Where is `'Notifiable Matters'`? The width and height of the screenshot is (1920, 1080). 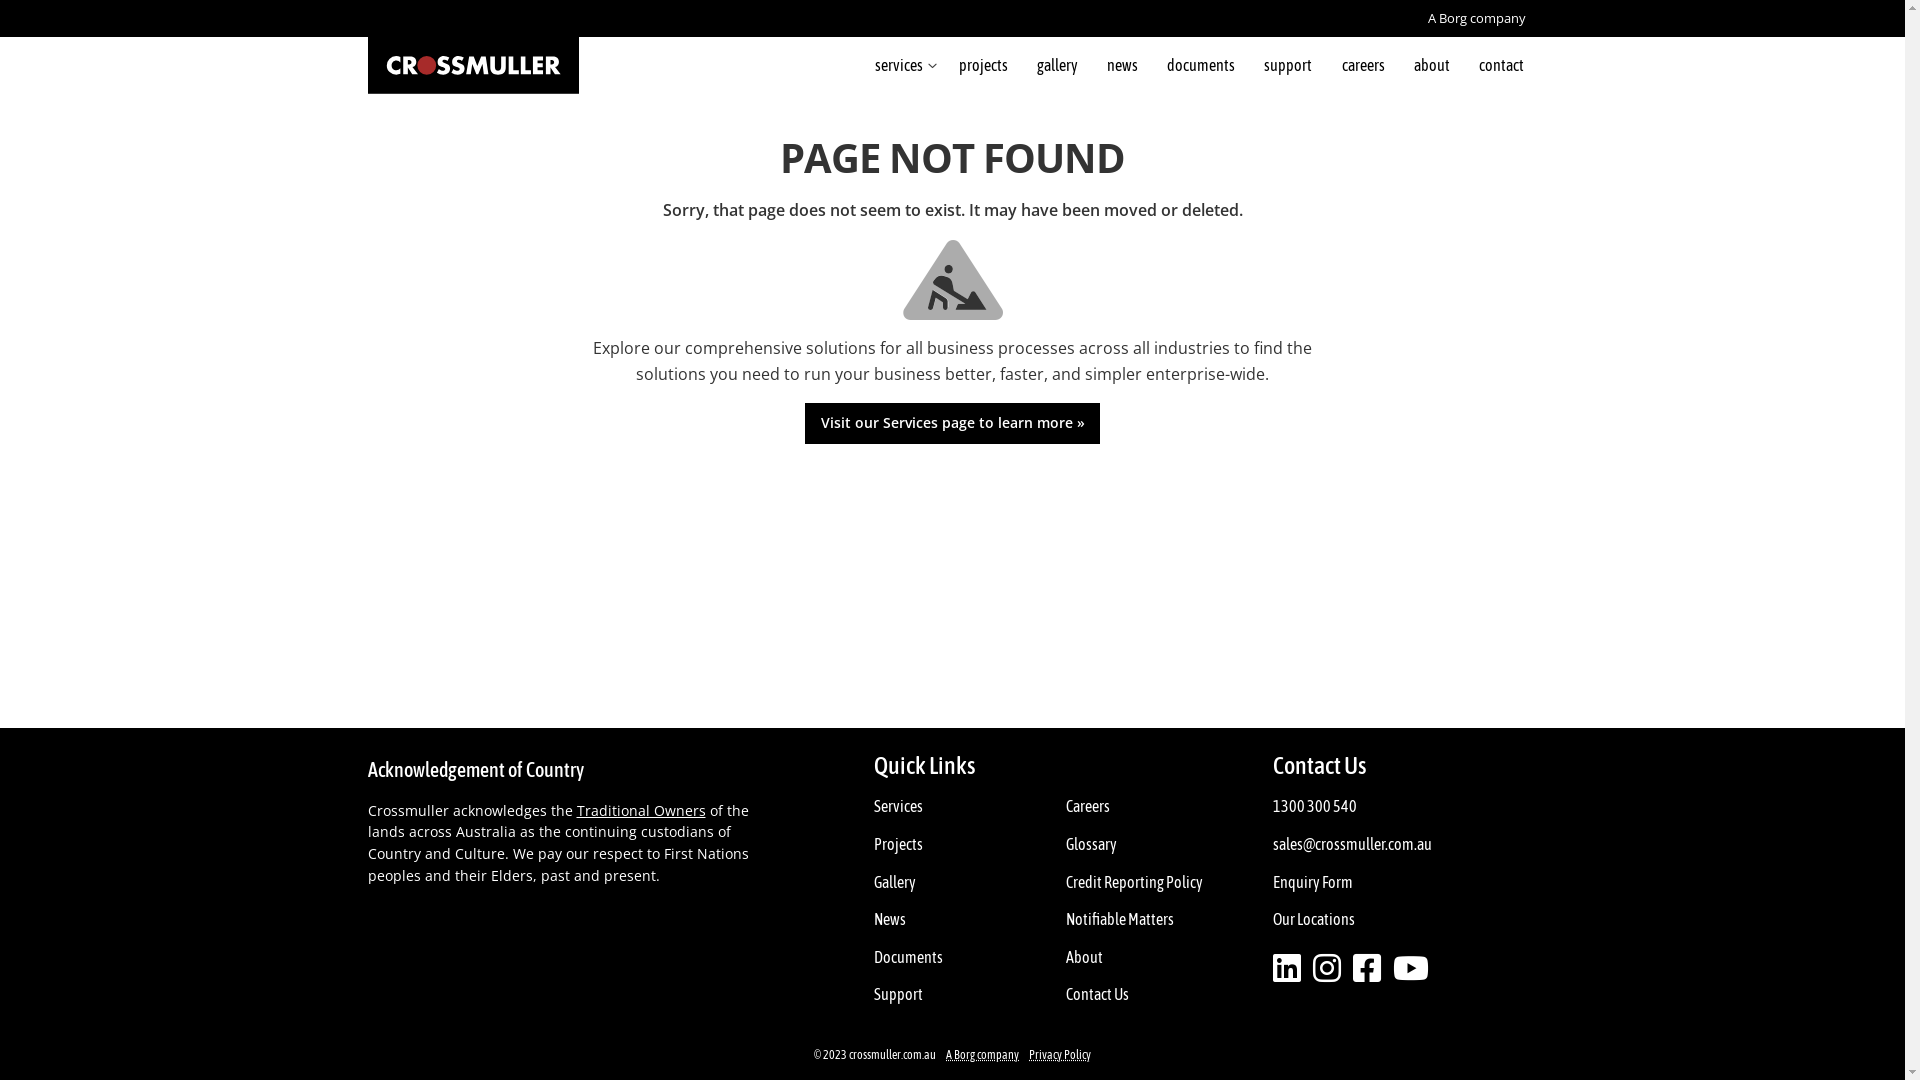
'Notifiable Matters' is located at coordinates (1118, 920).